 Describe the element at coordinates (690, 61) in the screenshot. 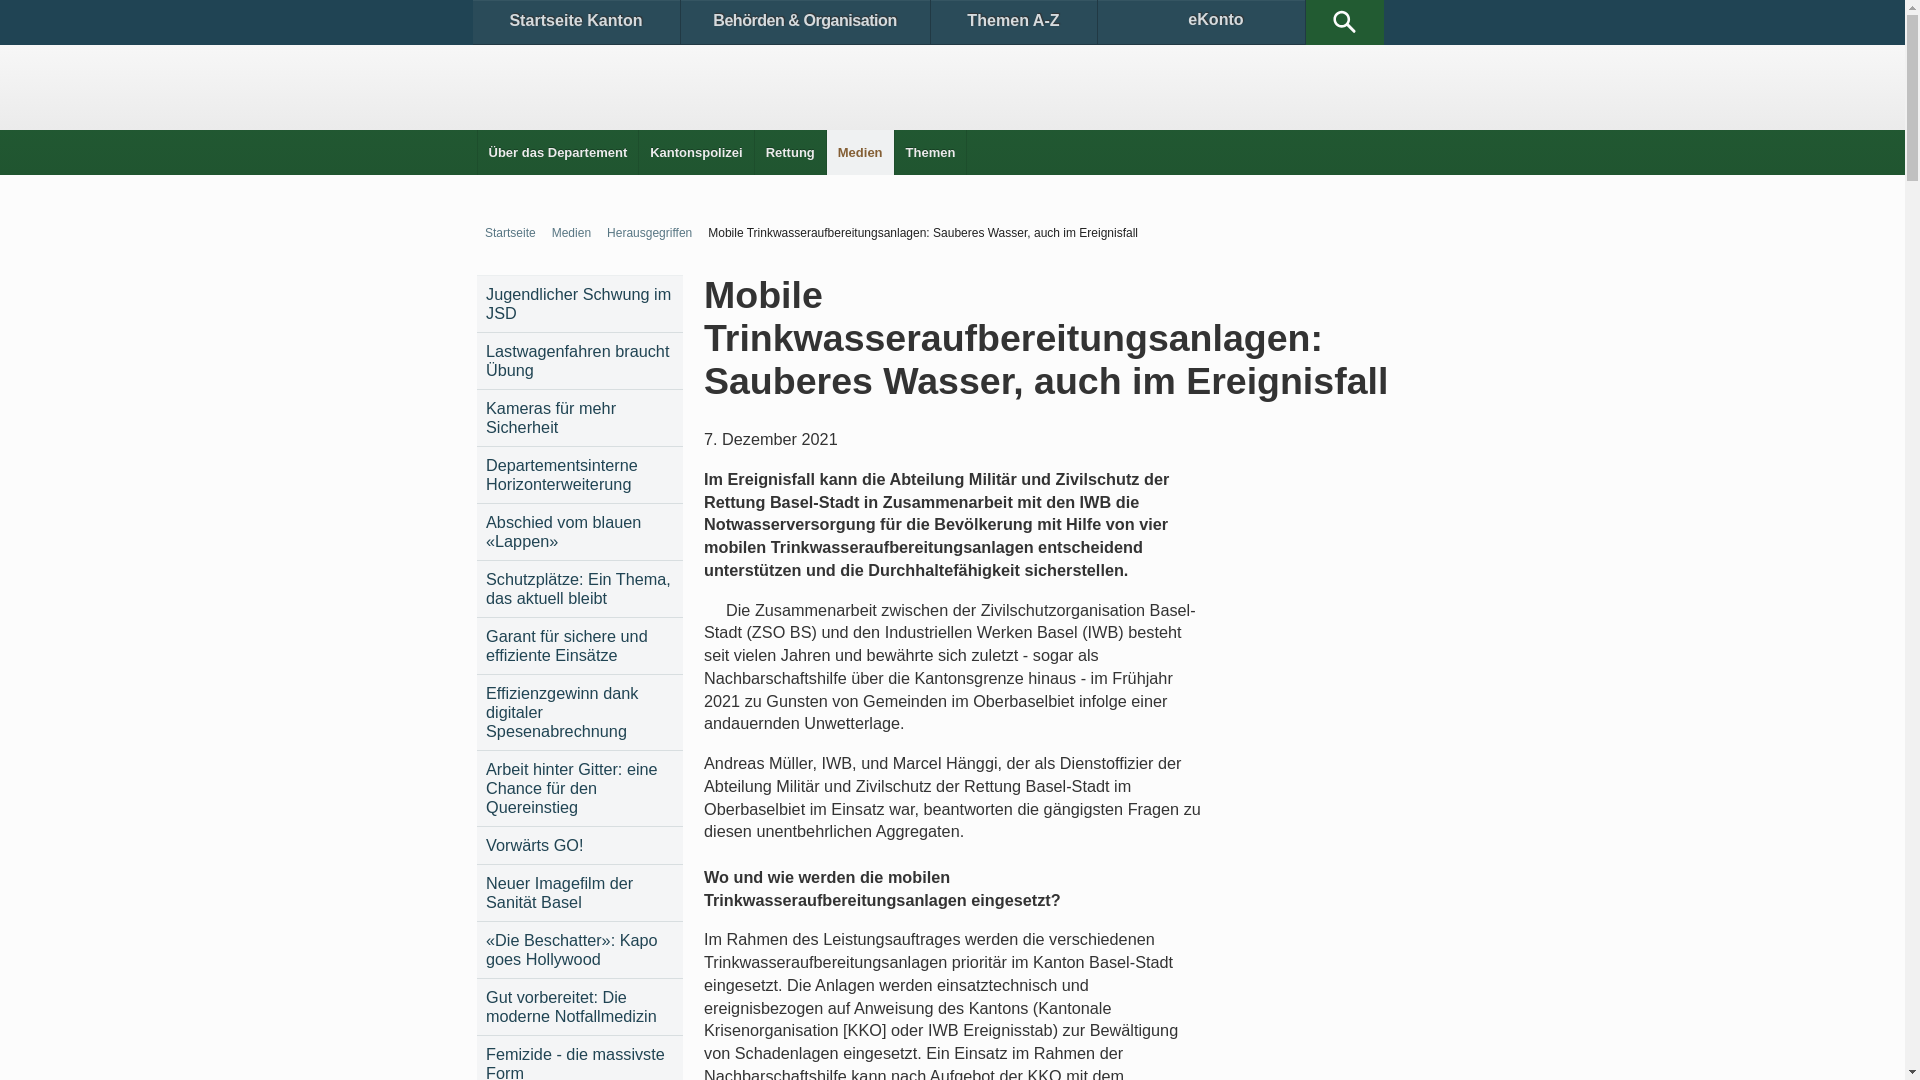

I see `'Dokumentationen'` at that location.